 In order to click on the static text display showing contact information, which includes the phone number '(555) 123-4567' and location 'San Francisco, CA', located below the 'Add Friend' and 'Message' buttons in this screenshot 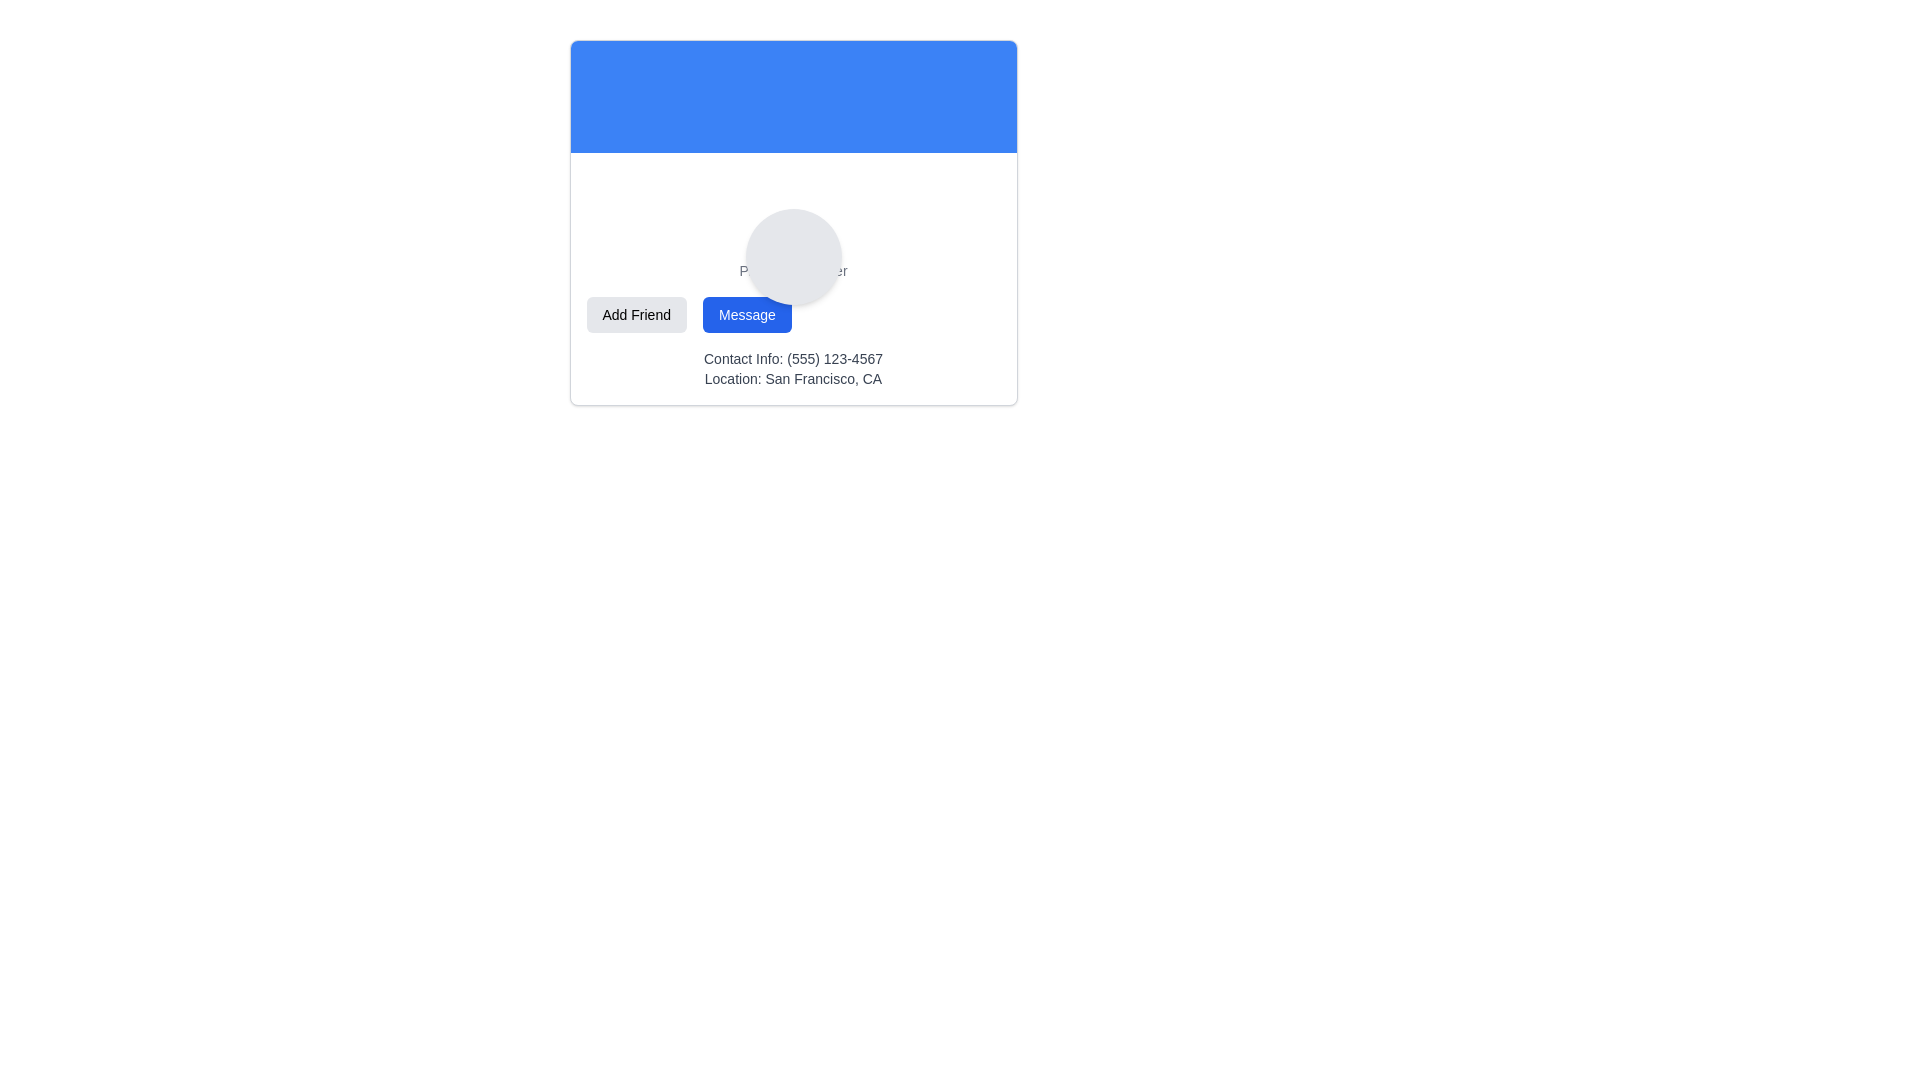, I will do `click(792, 377)`.